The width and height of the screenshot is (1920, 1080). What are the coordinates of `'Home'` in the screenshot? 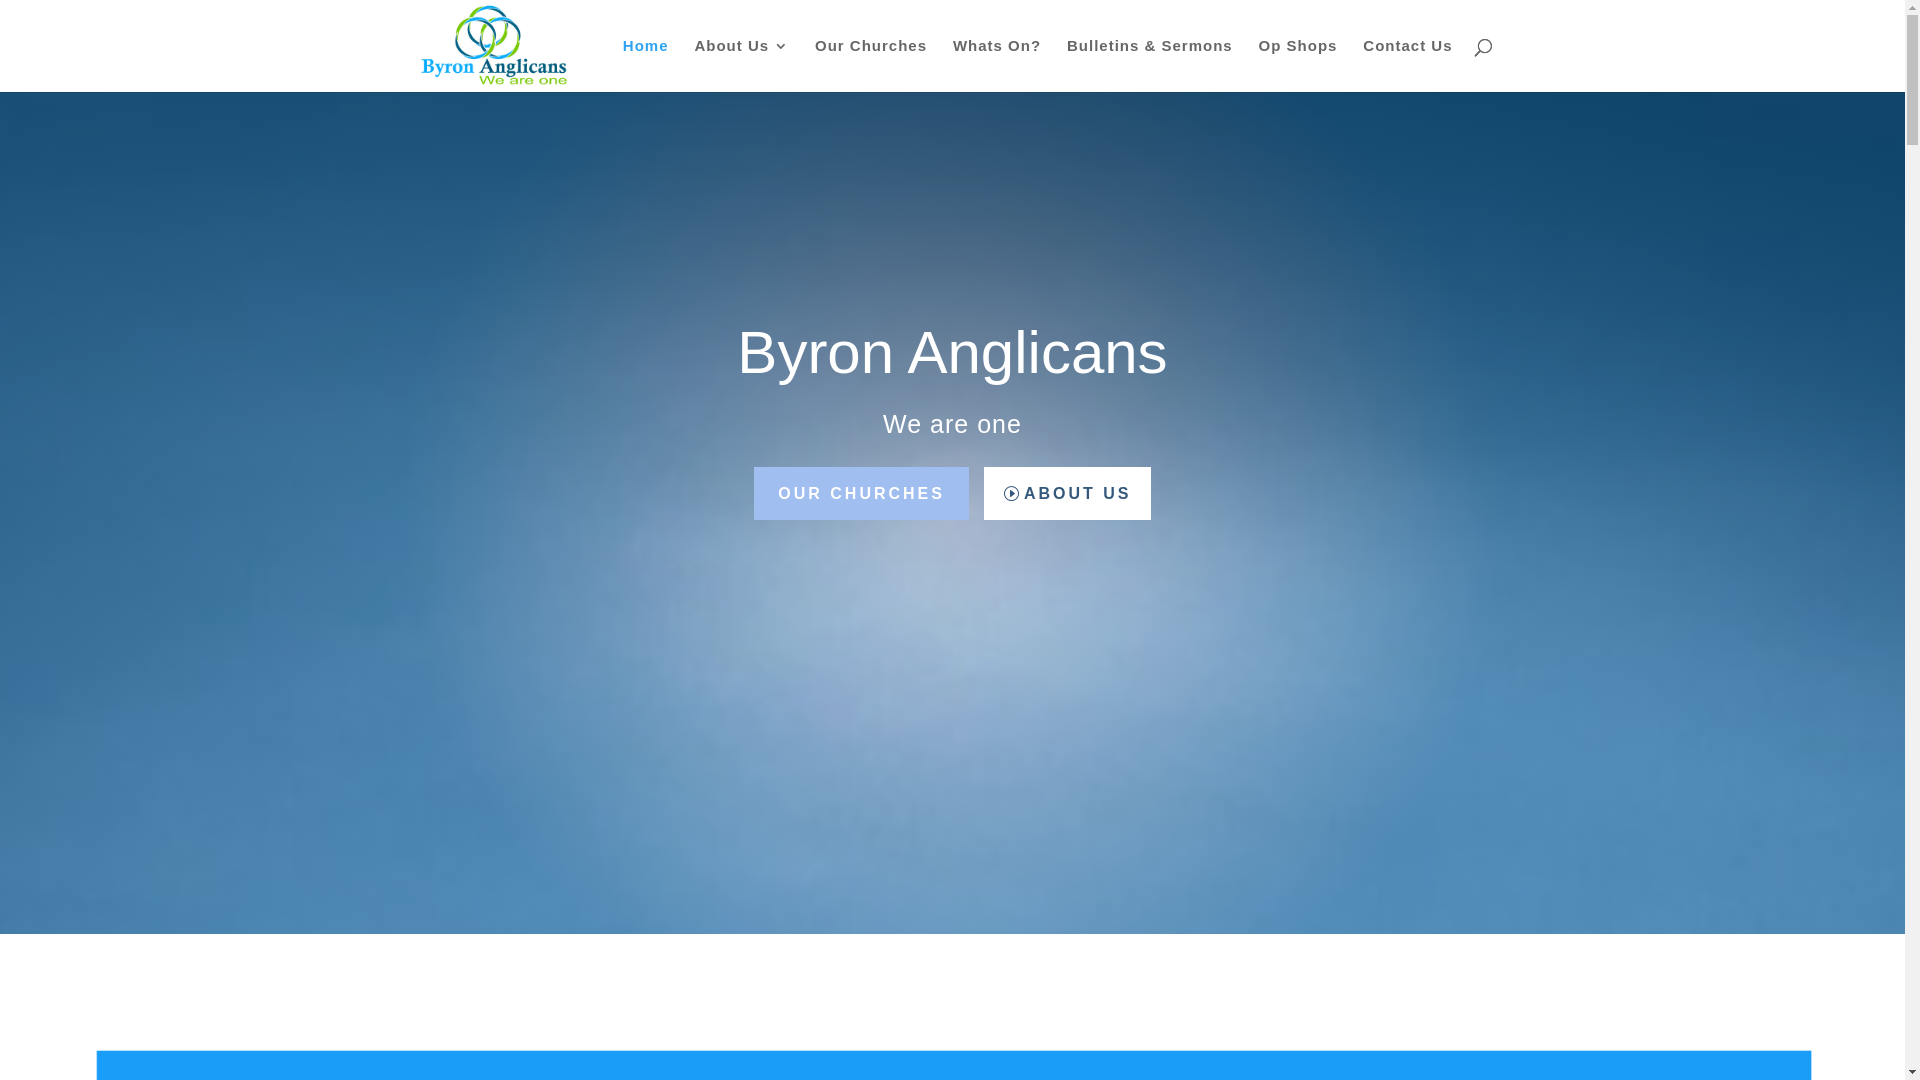 It's located at (646, 64).